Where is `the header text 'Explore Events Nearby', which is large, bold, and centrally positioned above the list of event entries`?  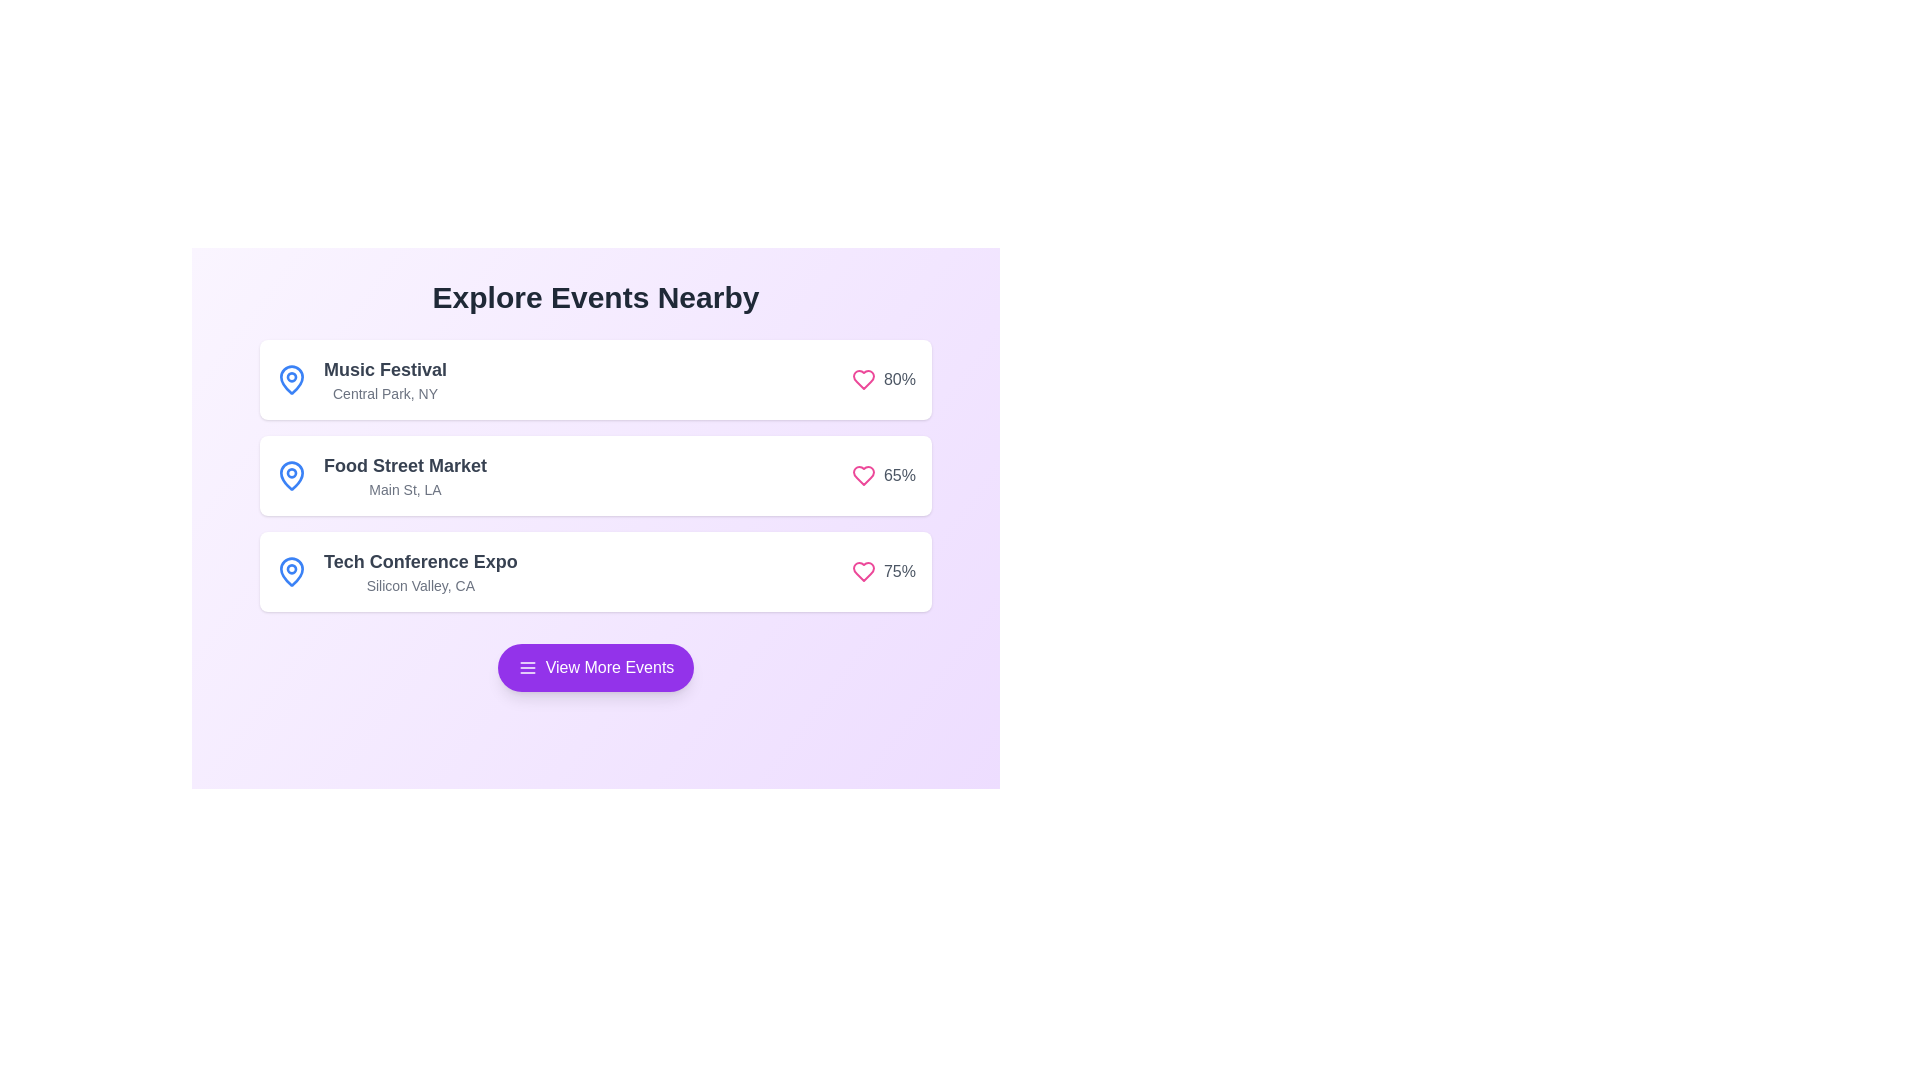 the header text 'Explore Events Nearby', which is large, bold, and centrally positioned above the list of event entries is located at coordinates (594, 297).